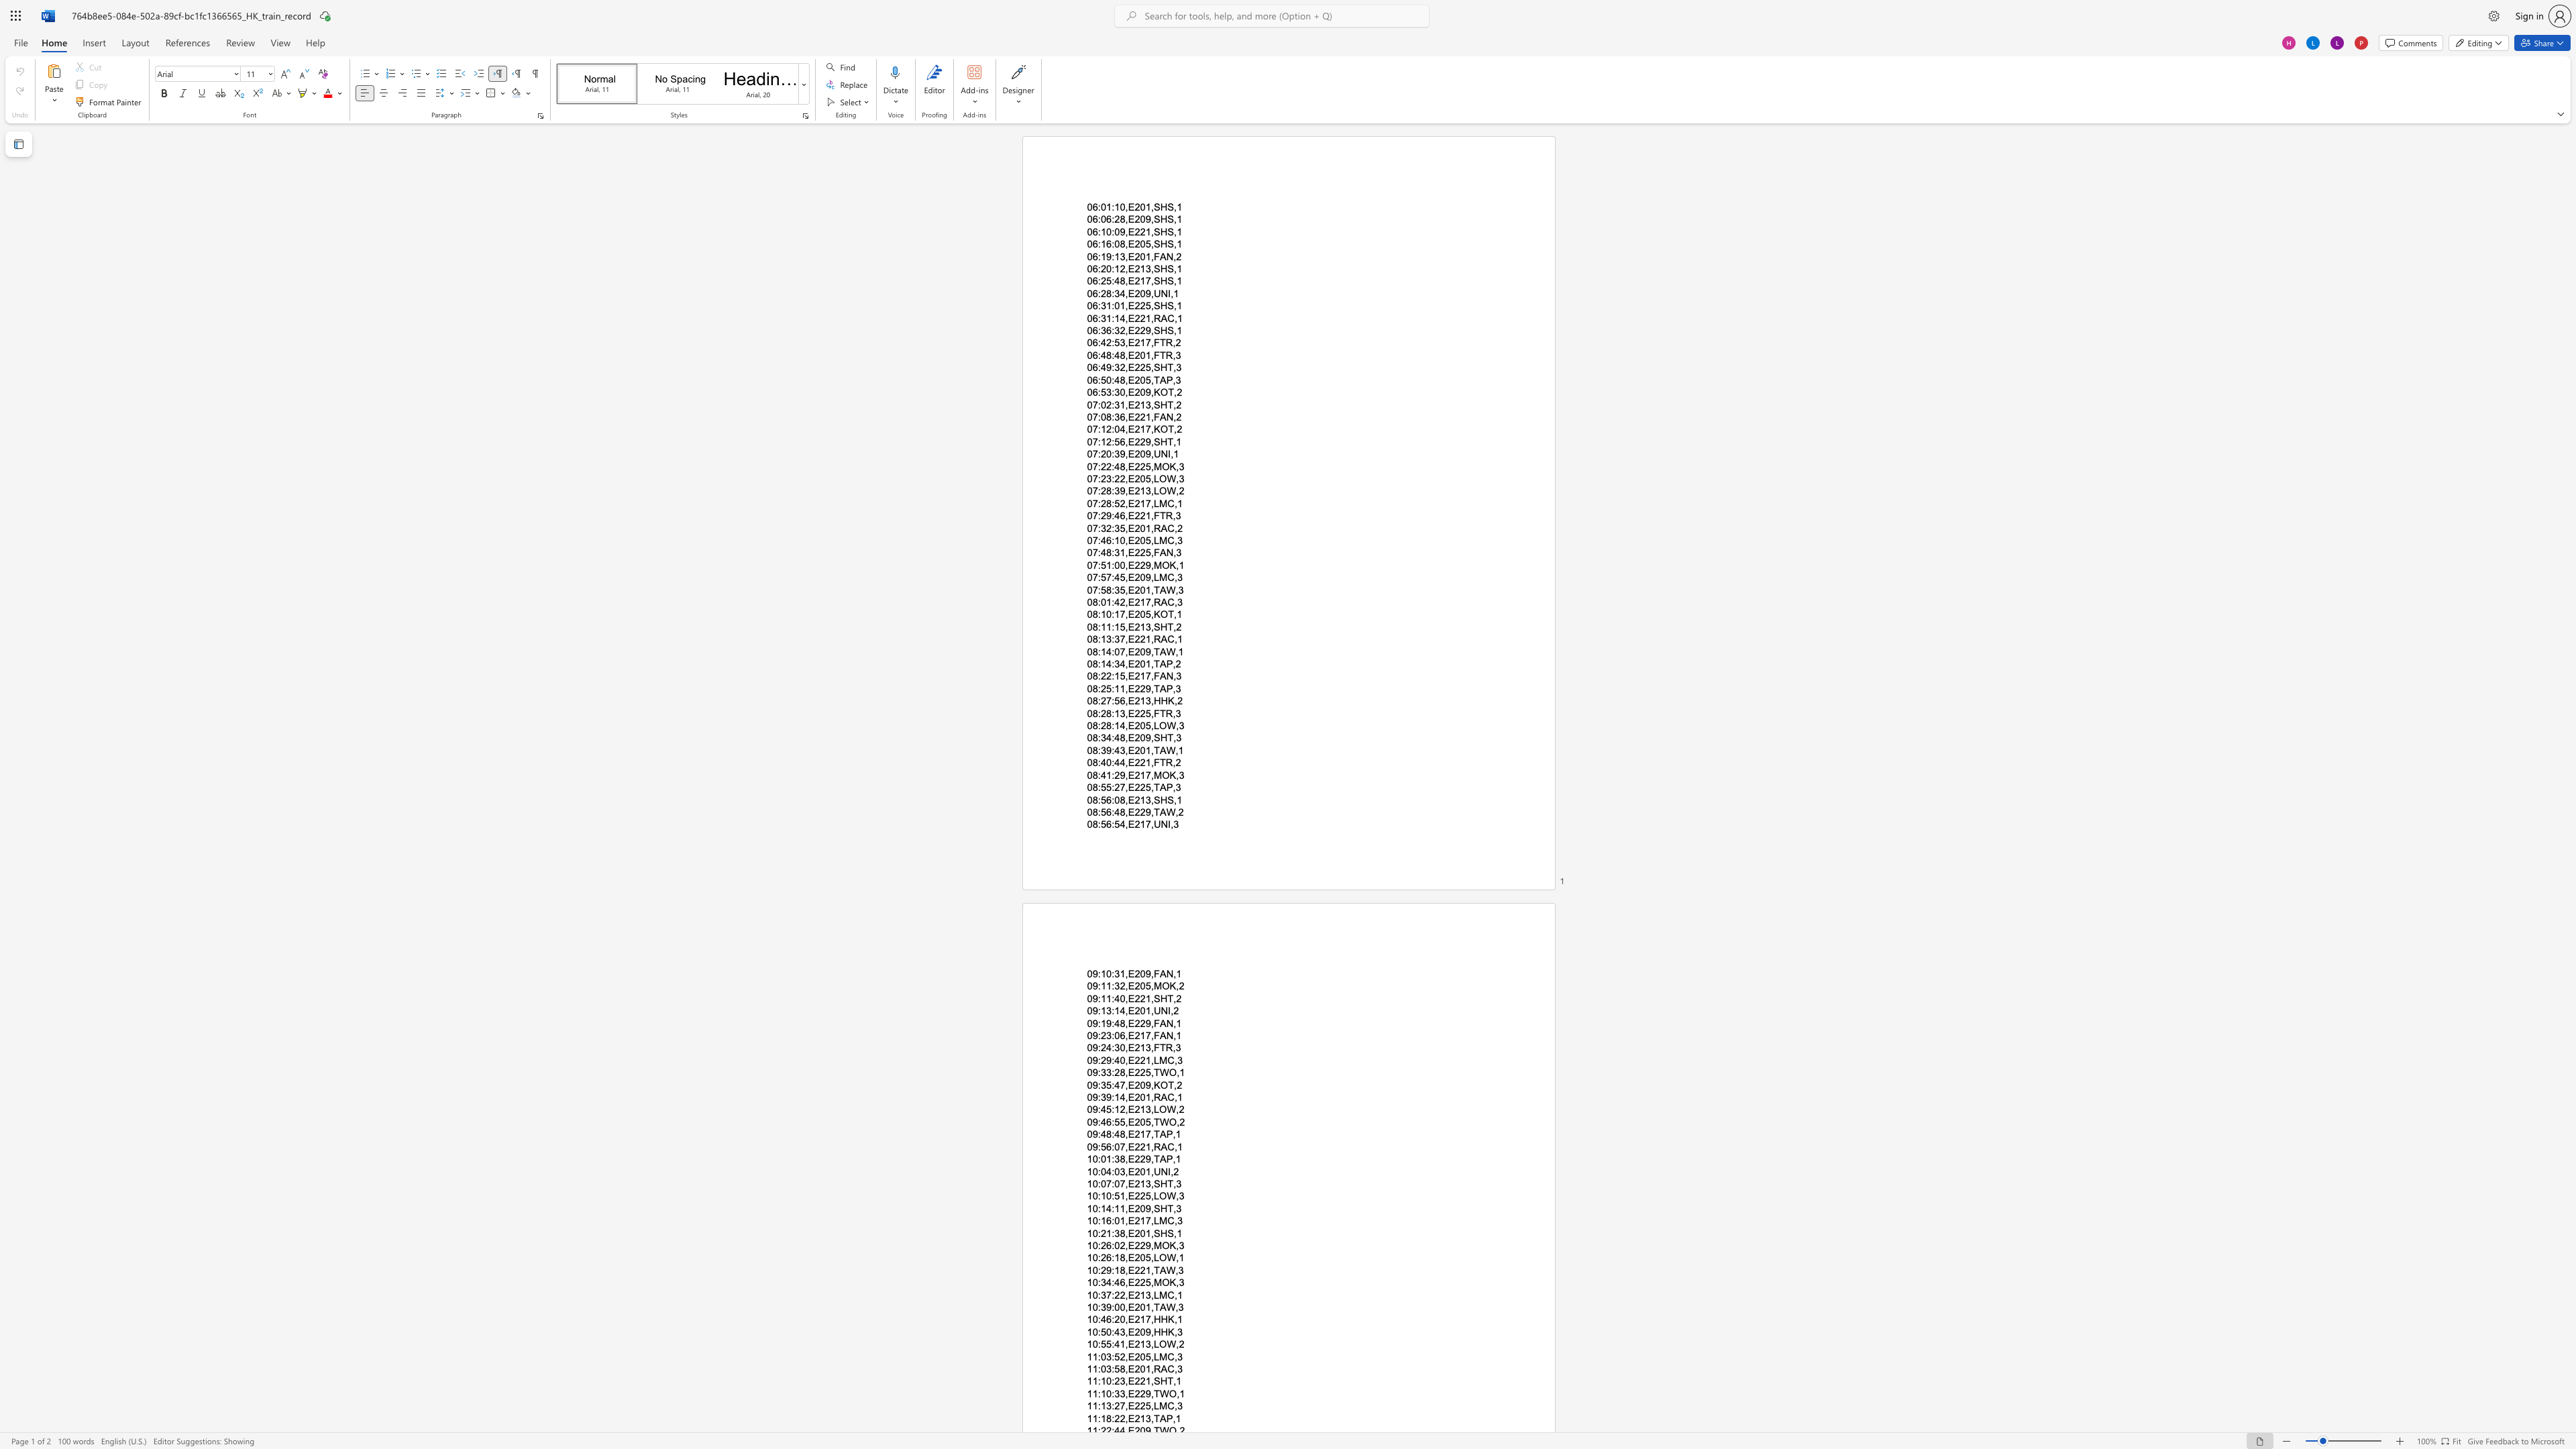  I want to click on the subset text "LM" within the text "07:57:45,E209,LMC,3", so click(1152, 578).